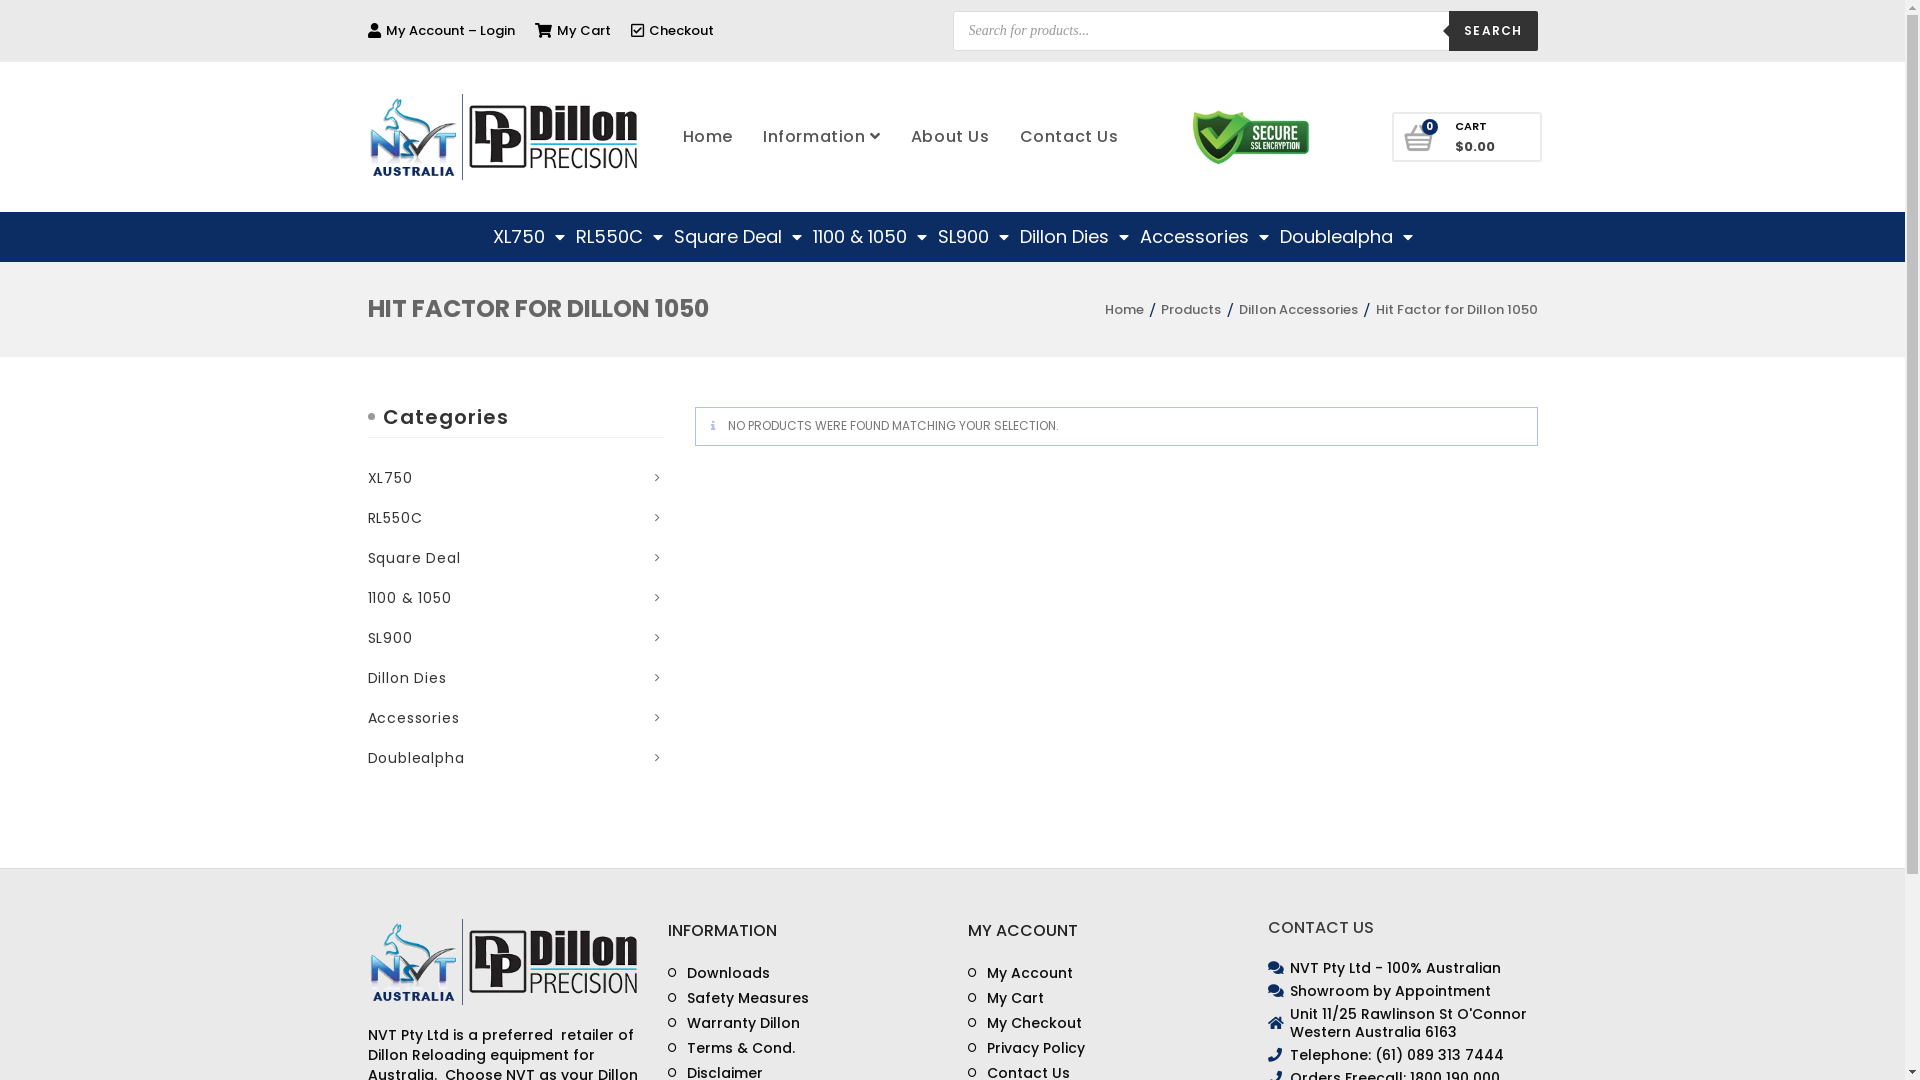 The image size is (1920, 1080). Describe the element at coordinates (1026, 1047) in the screenshot. I see `'Privacy Policy'` at that location.